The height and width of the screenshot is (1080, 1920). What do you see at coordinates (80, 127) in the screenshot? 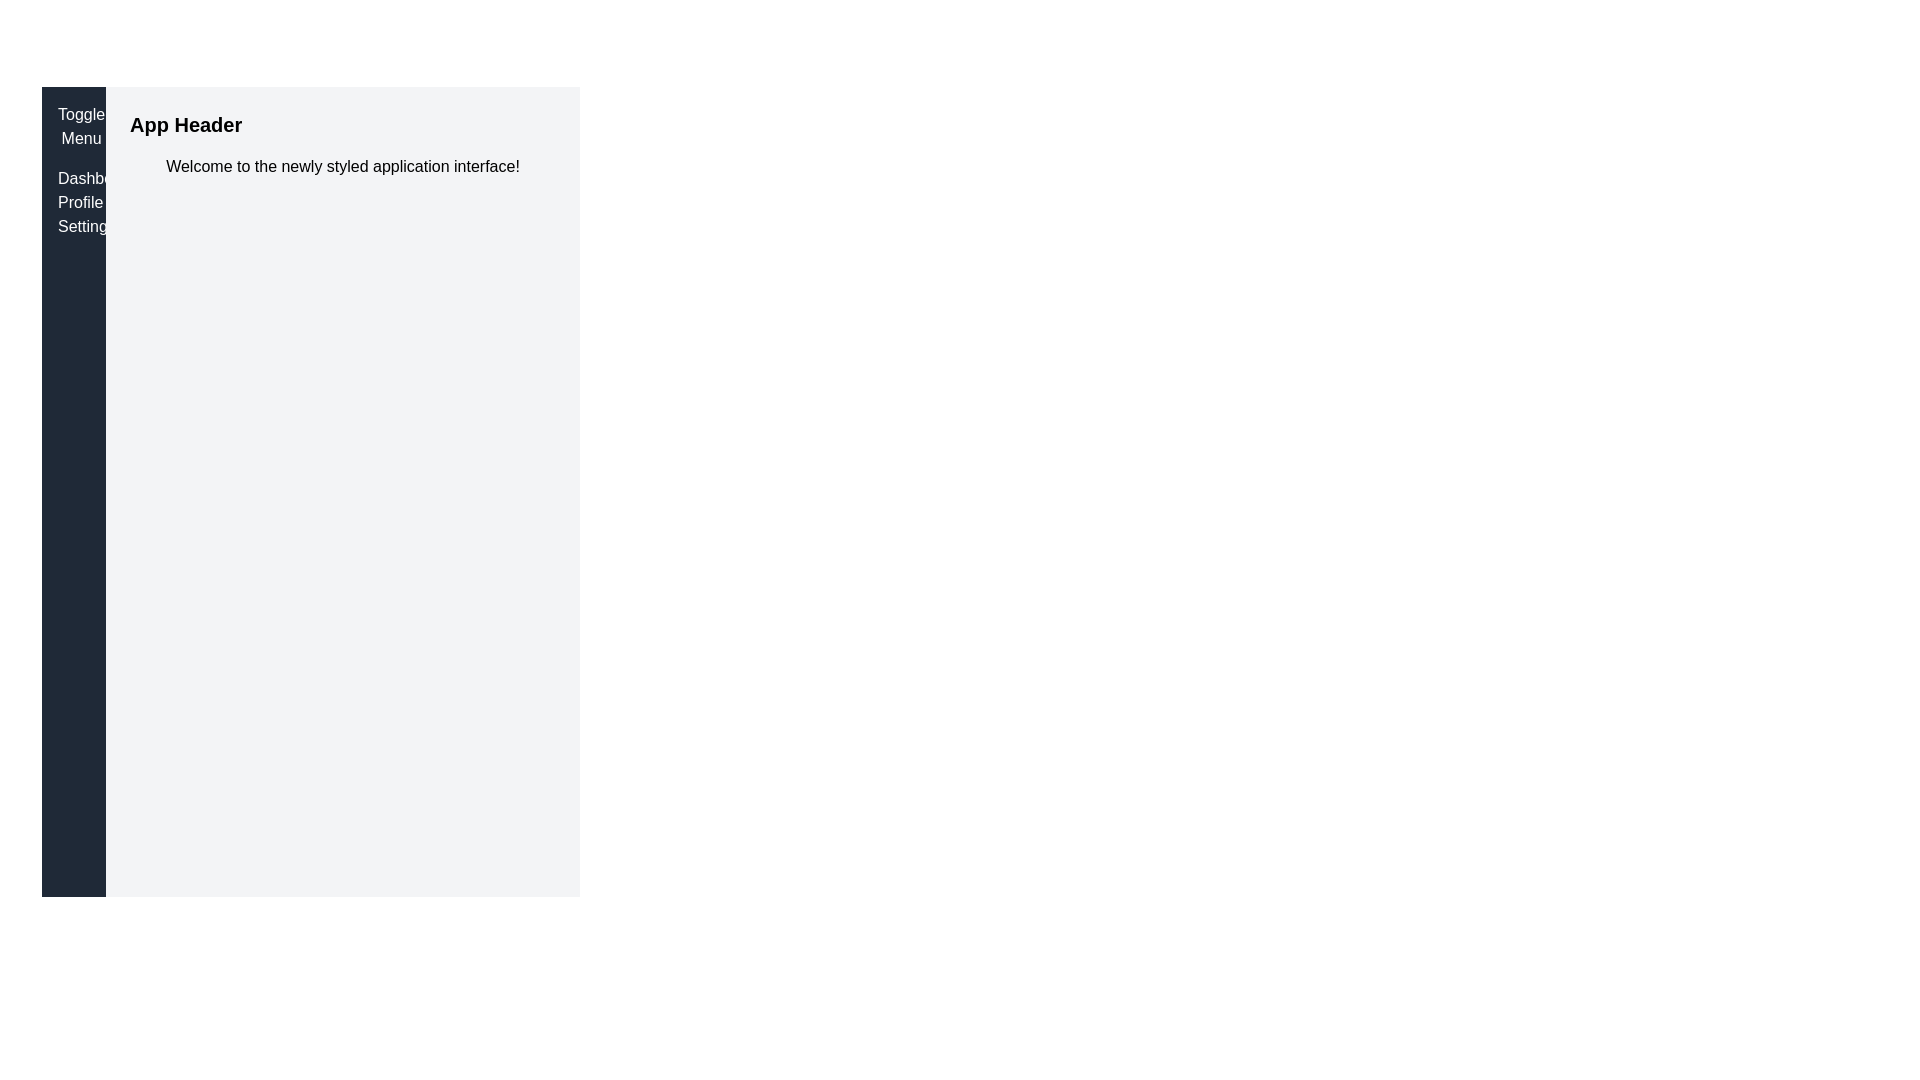
I see `the 'Toggle Menu' button, which is the first item in the vertical sidebar on the left side of the interface` at bounding box center [80, 127].